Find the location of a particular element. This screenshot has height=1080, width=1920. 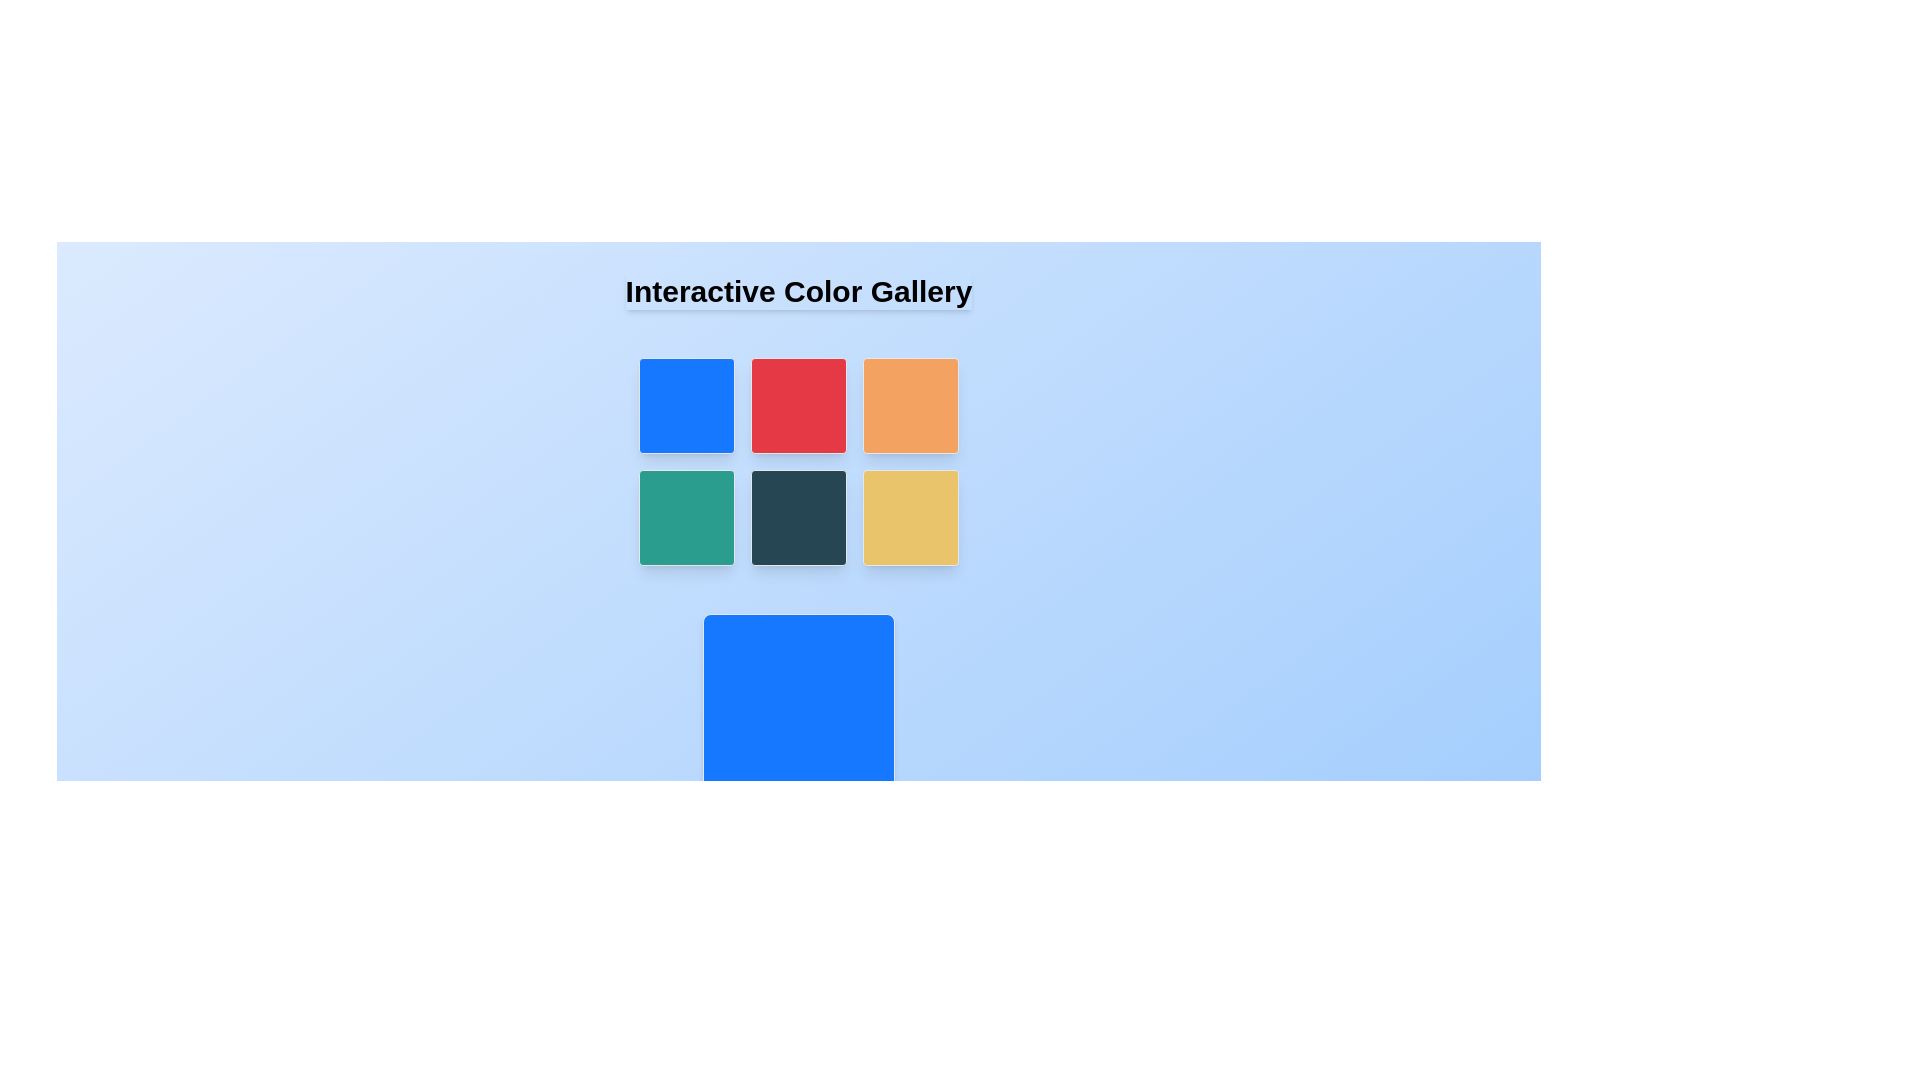

the square-shaped button with a dark teal background located in the middle column of the second row in the grid layout below the title 'Interactive Color Gallery' is located at coordinates (797, 516).